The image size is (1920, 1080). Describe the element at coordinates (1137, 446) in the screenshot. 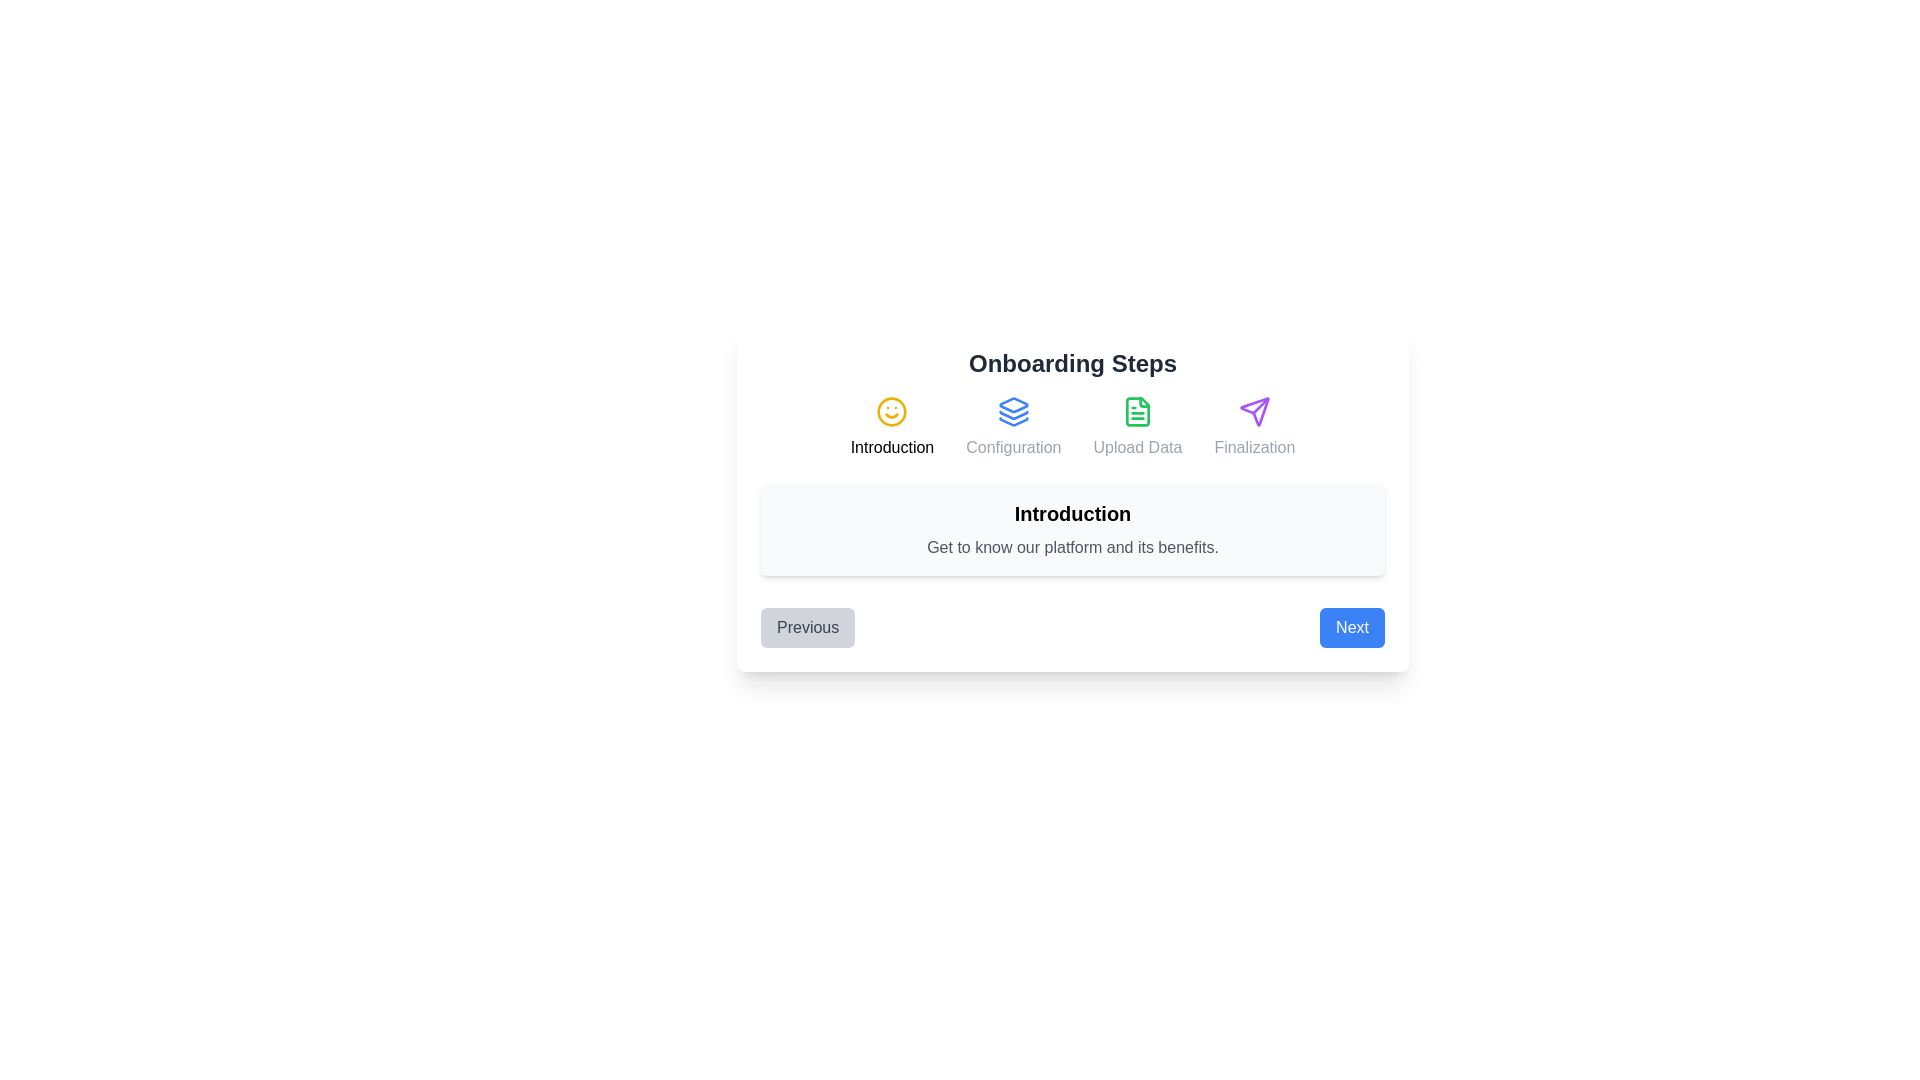

I see `the 'Upload Data' text label, which serves as a title for a step in the onboarding process, located below the document icon and part of the 'Onboarding Steps' sequence` at that location.